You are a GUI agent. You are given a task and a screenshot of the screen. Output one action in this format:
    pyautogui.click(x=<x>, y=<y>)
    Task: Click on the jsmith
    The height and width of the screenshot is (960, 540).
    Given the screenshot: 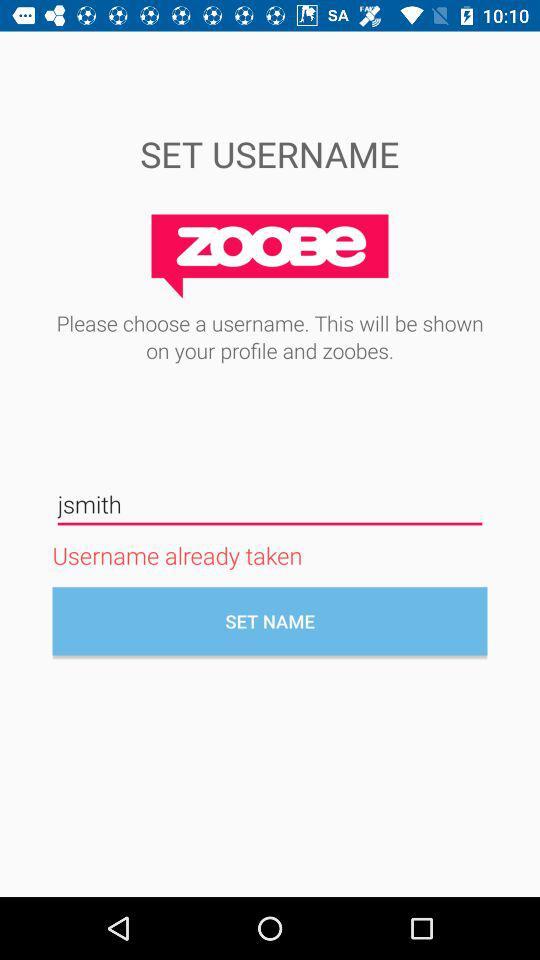 What is the action you would take?
    pyautogui.click(x=270, y=503)
    